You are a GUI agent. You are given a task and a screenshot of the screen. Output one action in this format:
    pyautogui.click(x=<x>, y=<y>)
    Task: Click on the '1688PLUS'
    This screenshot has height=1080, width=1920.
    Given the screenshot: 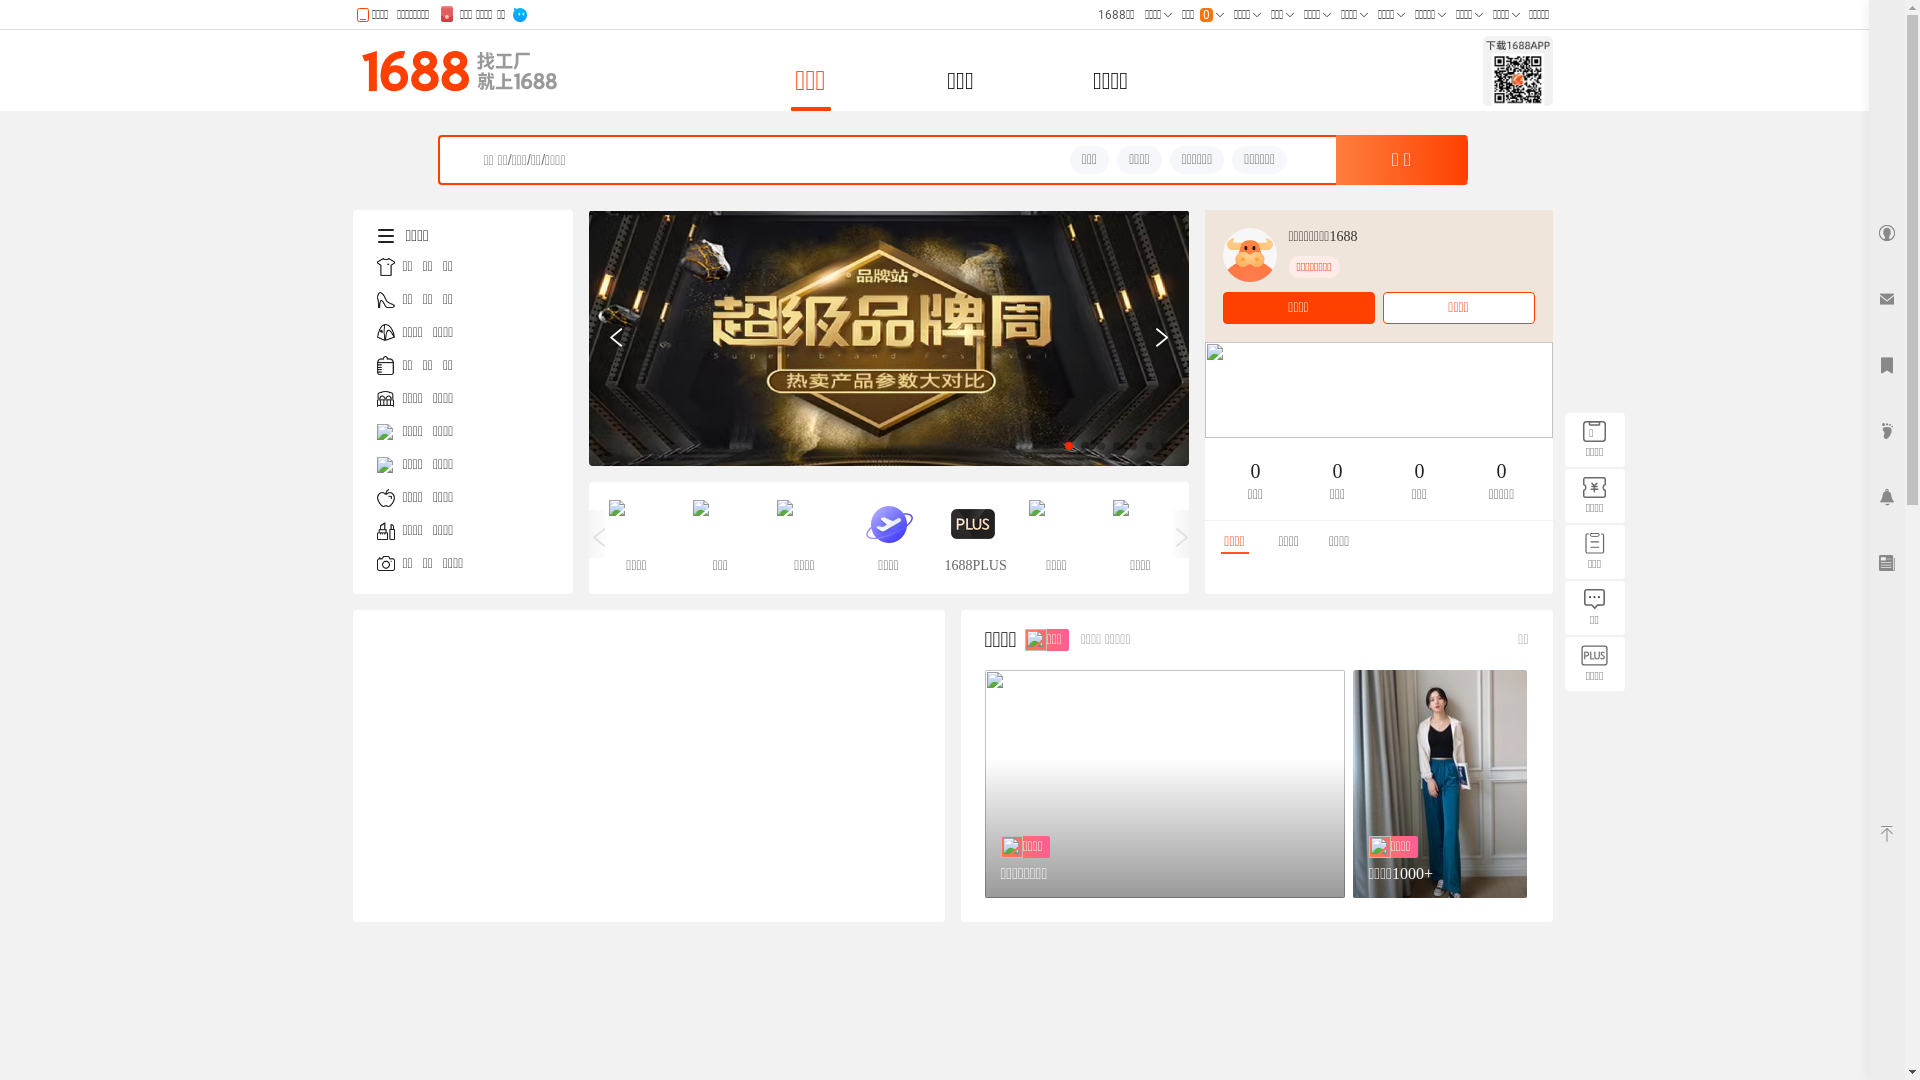 What is the action you would take?
    pyautogui.click(x=971, y=536)
    